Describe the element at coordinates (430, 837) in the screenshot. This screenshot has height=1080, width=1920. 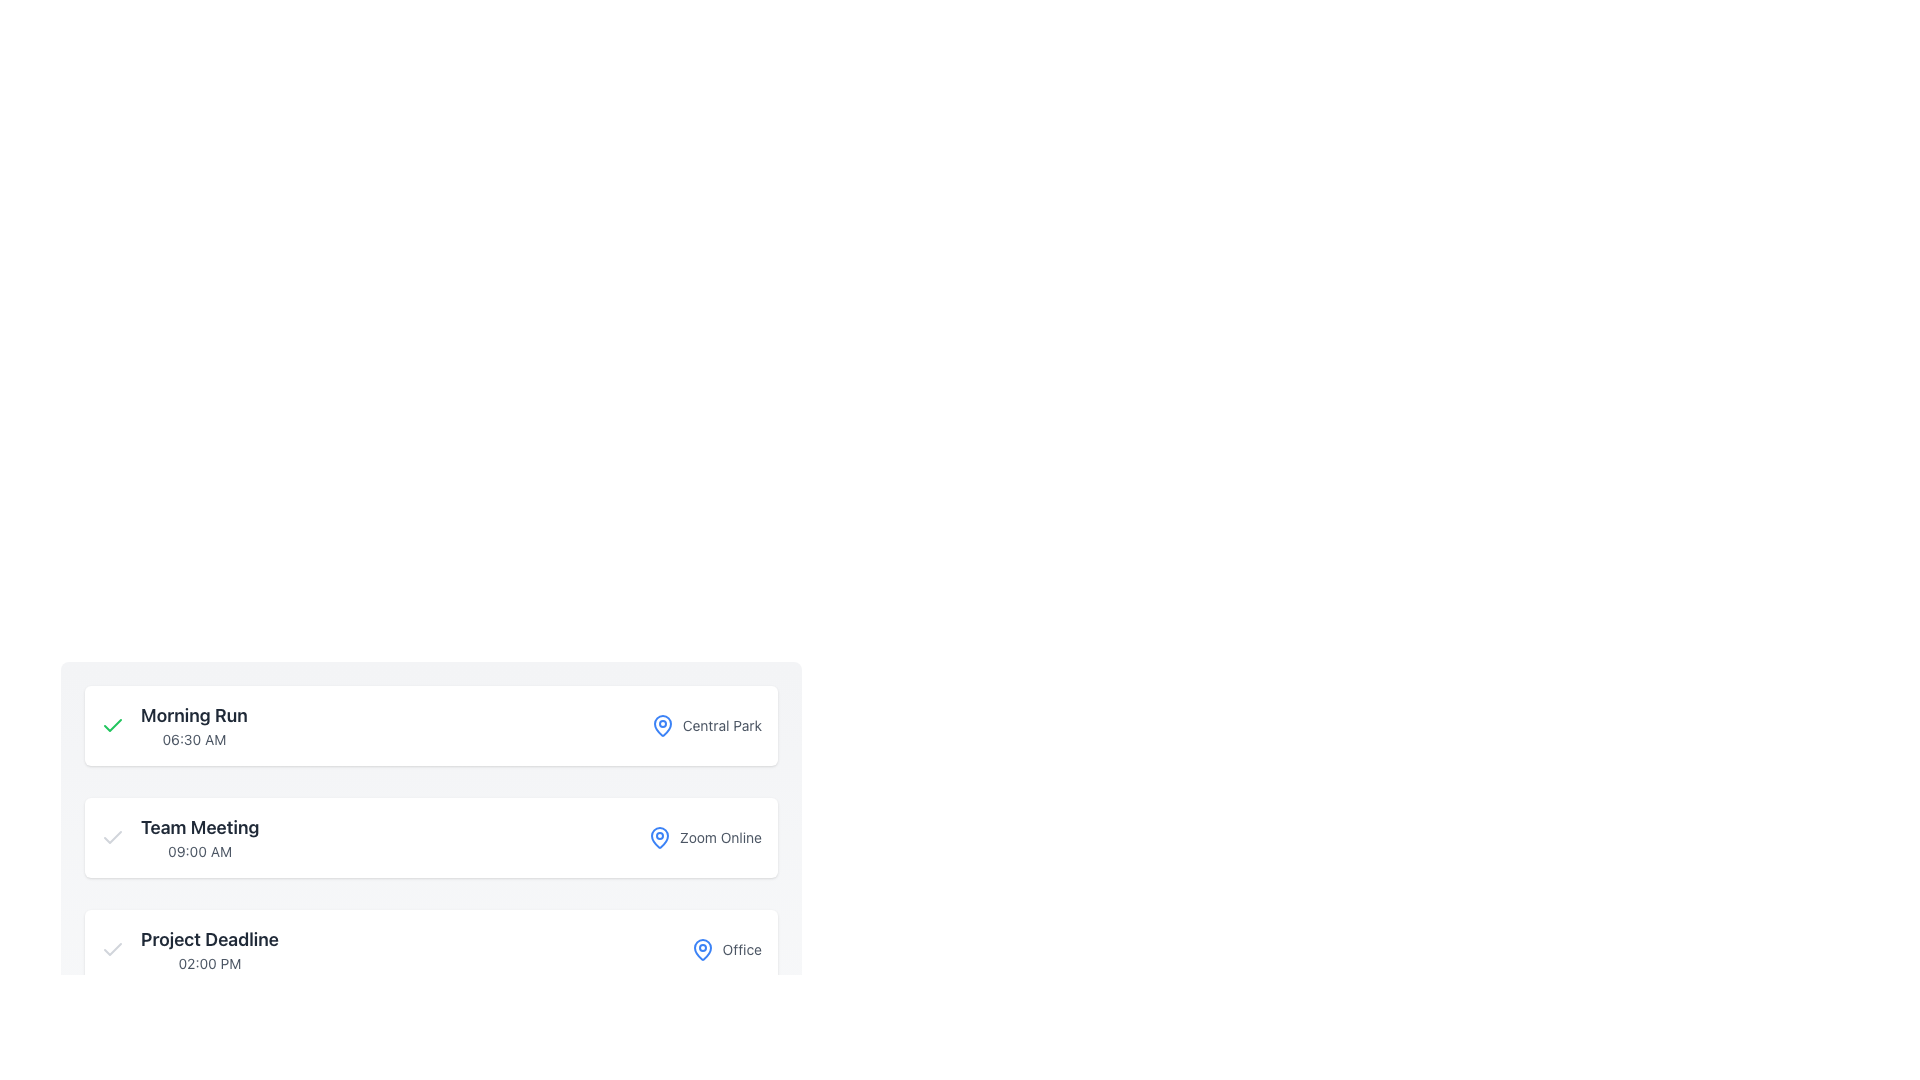
I see `the 'Team Meeting' event card located in the middle of the list, which includes details about the event title and location` at that location.